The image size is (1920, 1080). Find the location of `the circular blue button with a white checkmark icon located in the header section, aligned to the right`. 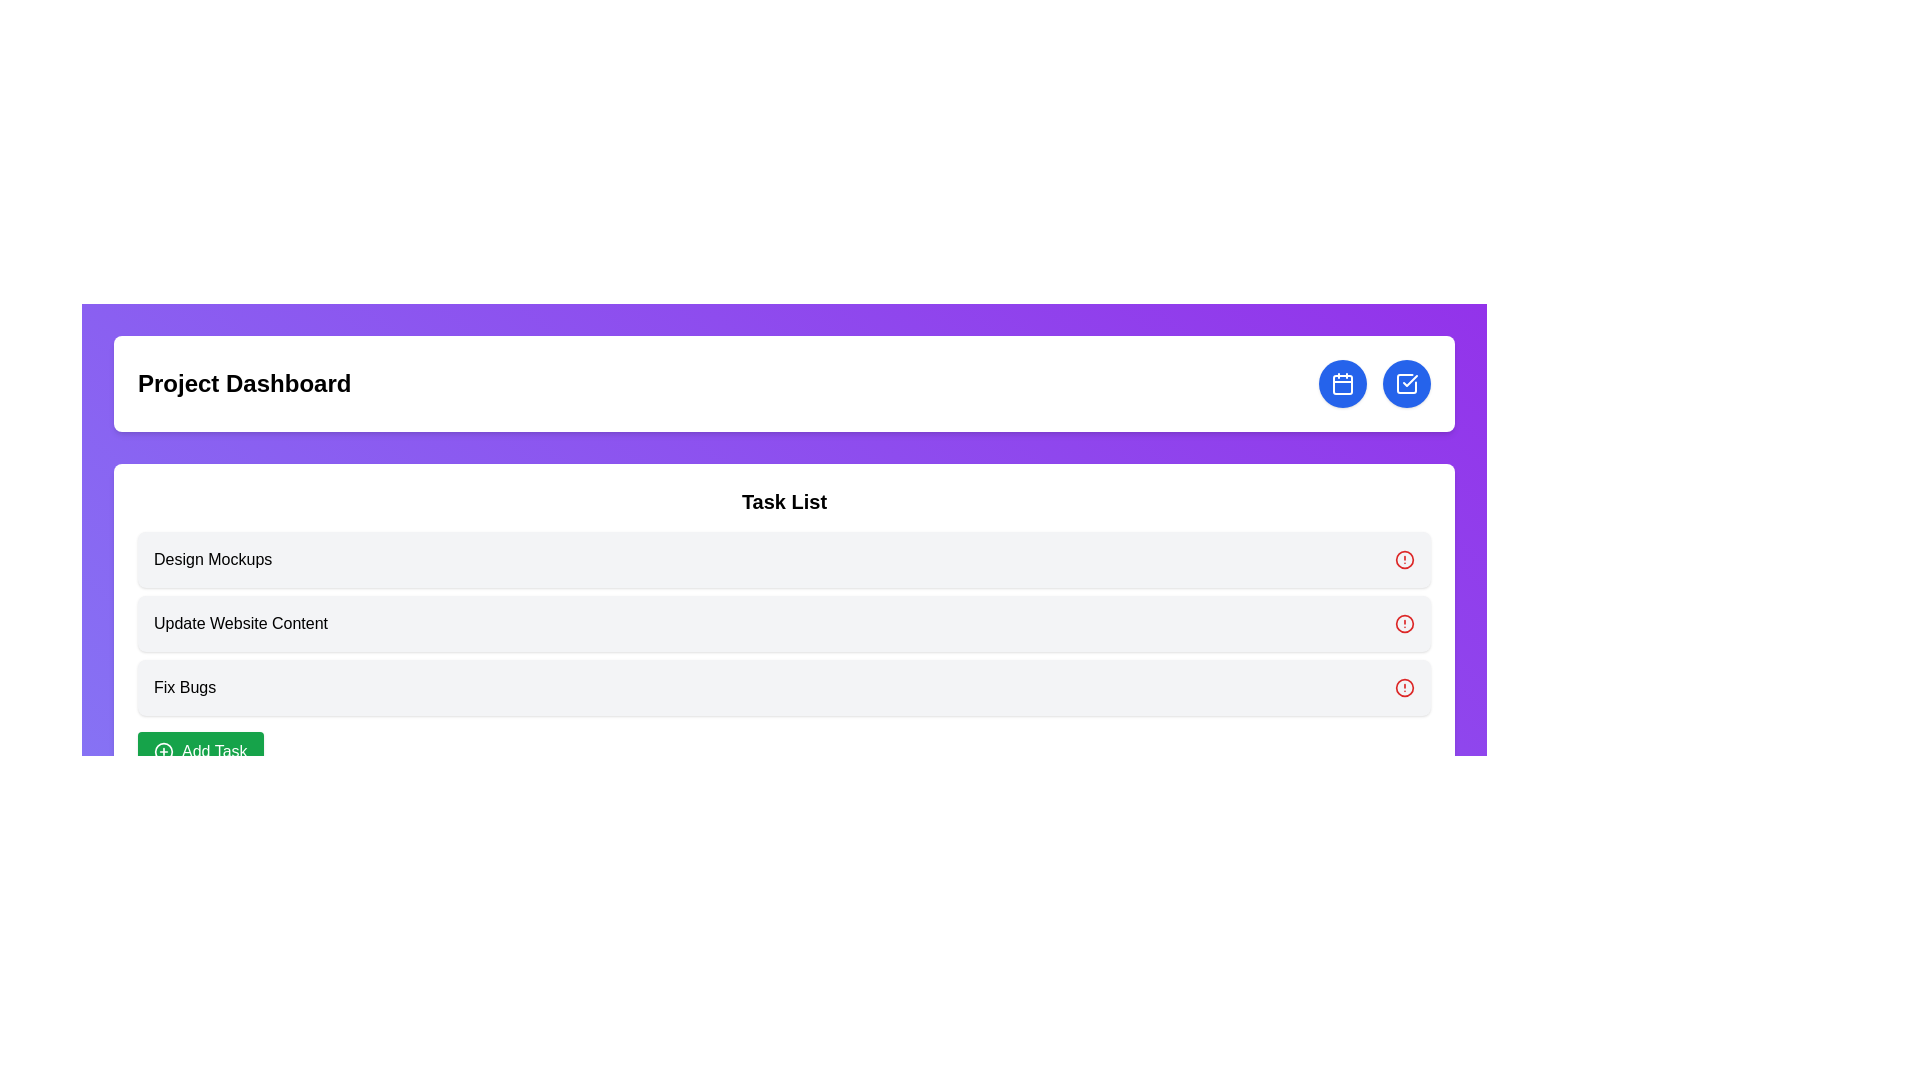

the circular blue button with a white checkmark icon located in the header section, aligned to the right is located at coordinates (1405, 384).